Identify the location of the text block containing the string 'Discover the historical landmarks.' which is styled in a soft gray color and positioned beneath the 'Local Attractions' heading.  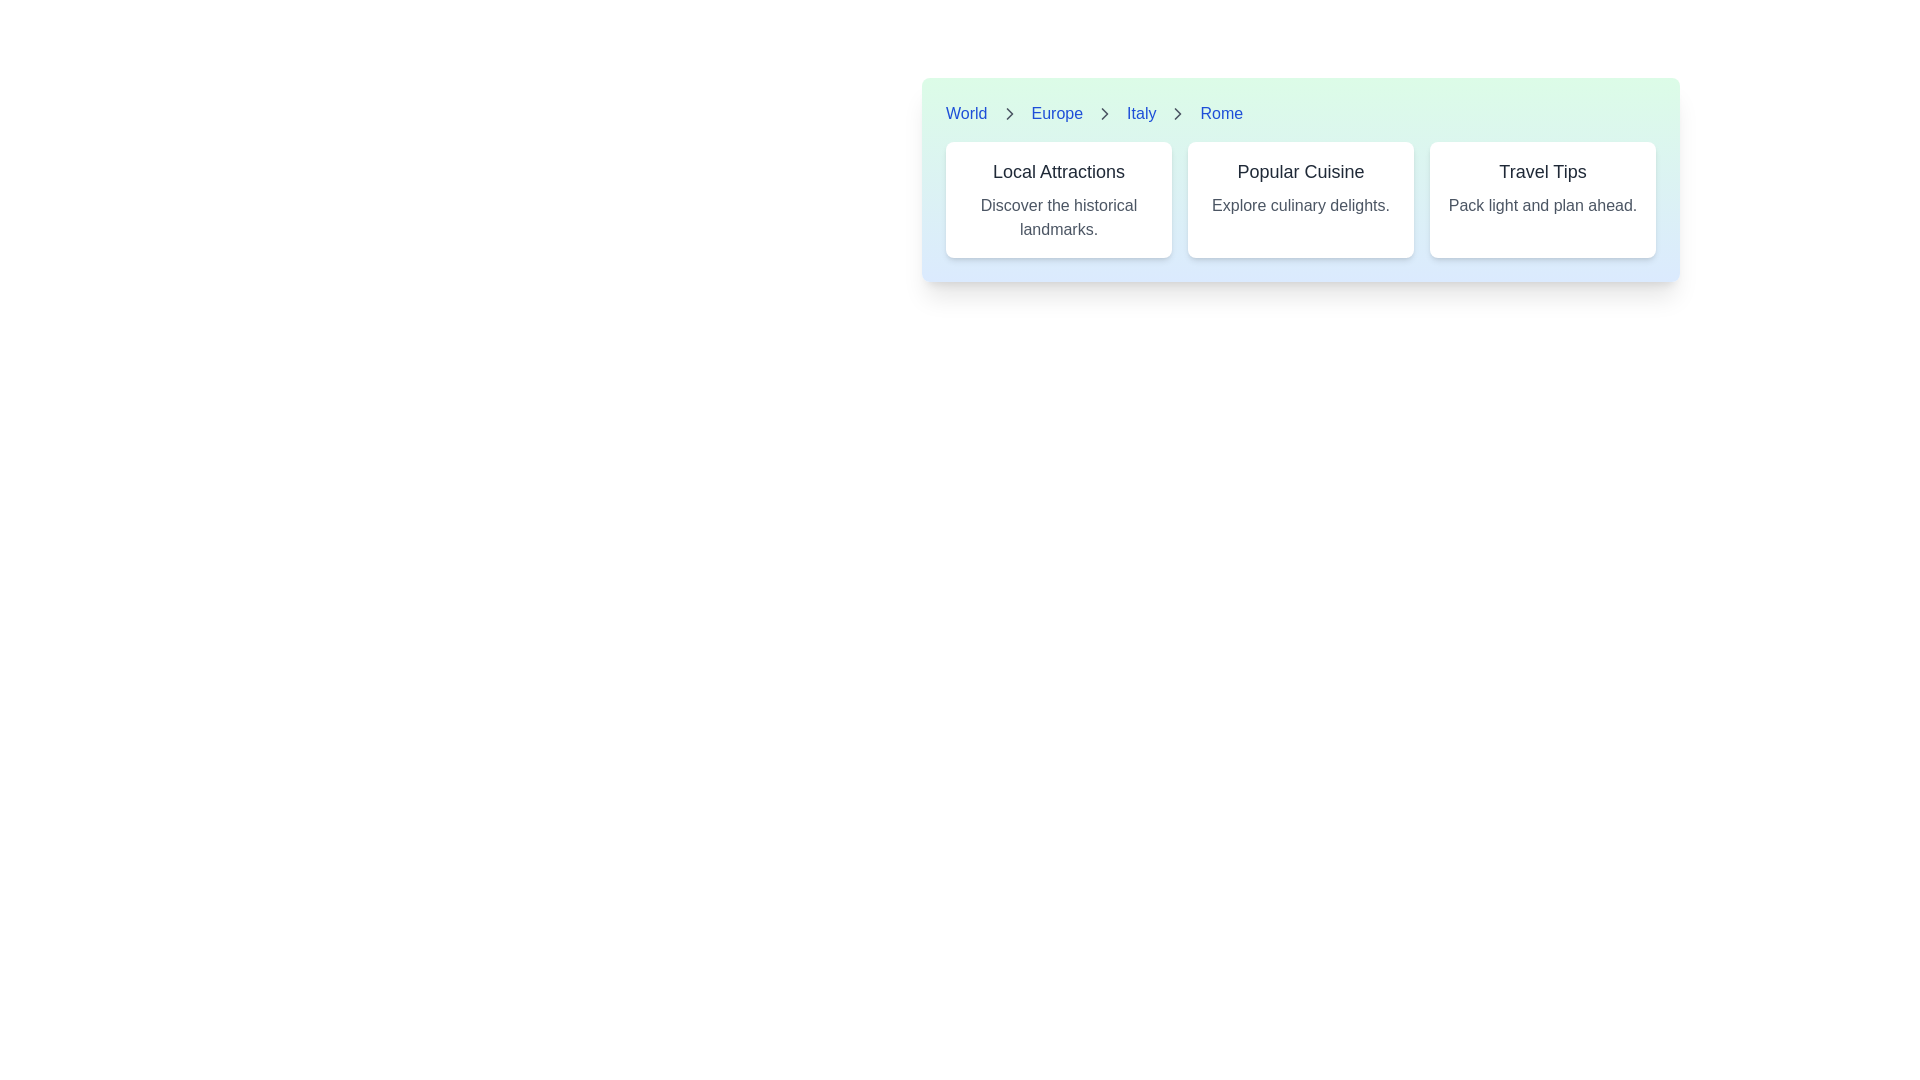
(1058, 218).